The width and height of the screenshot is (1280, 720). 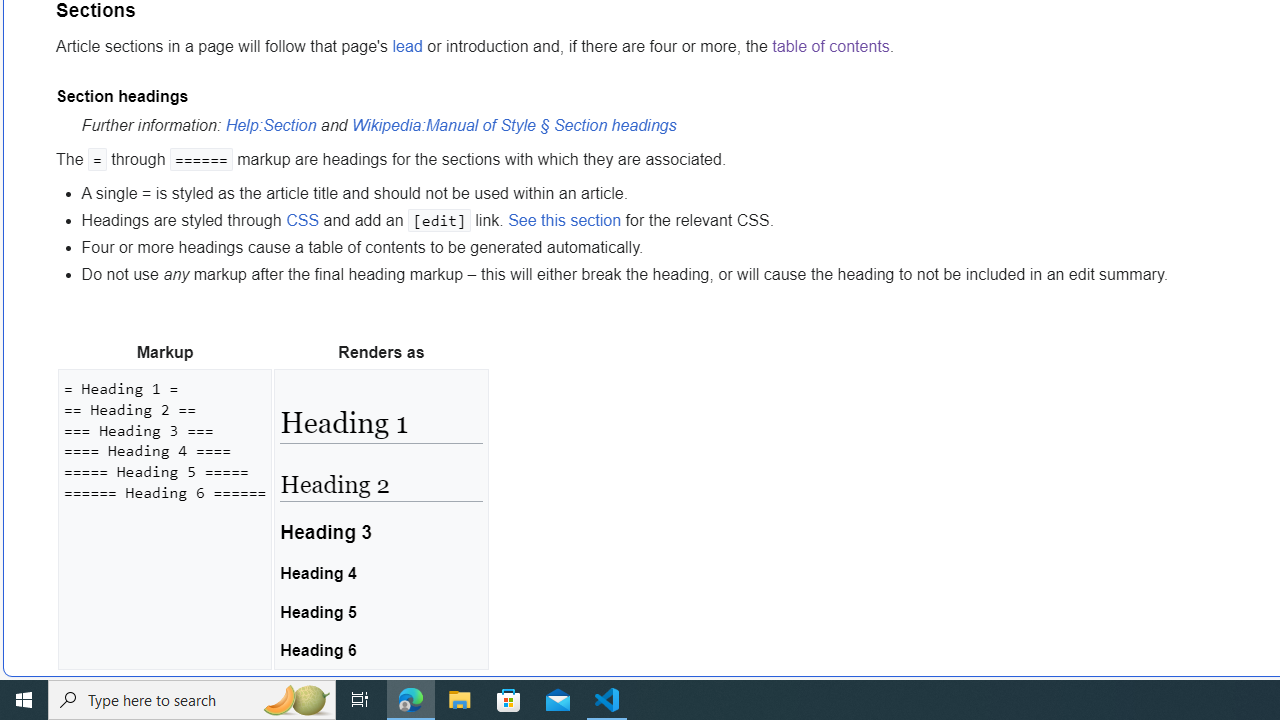 What do you see at coordinates (406, 46) in the screenshot?
I see `'lead'` at bounding box center [406, 46].